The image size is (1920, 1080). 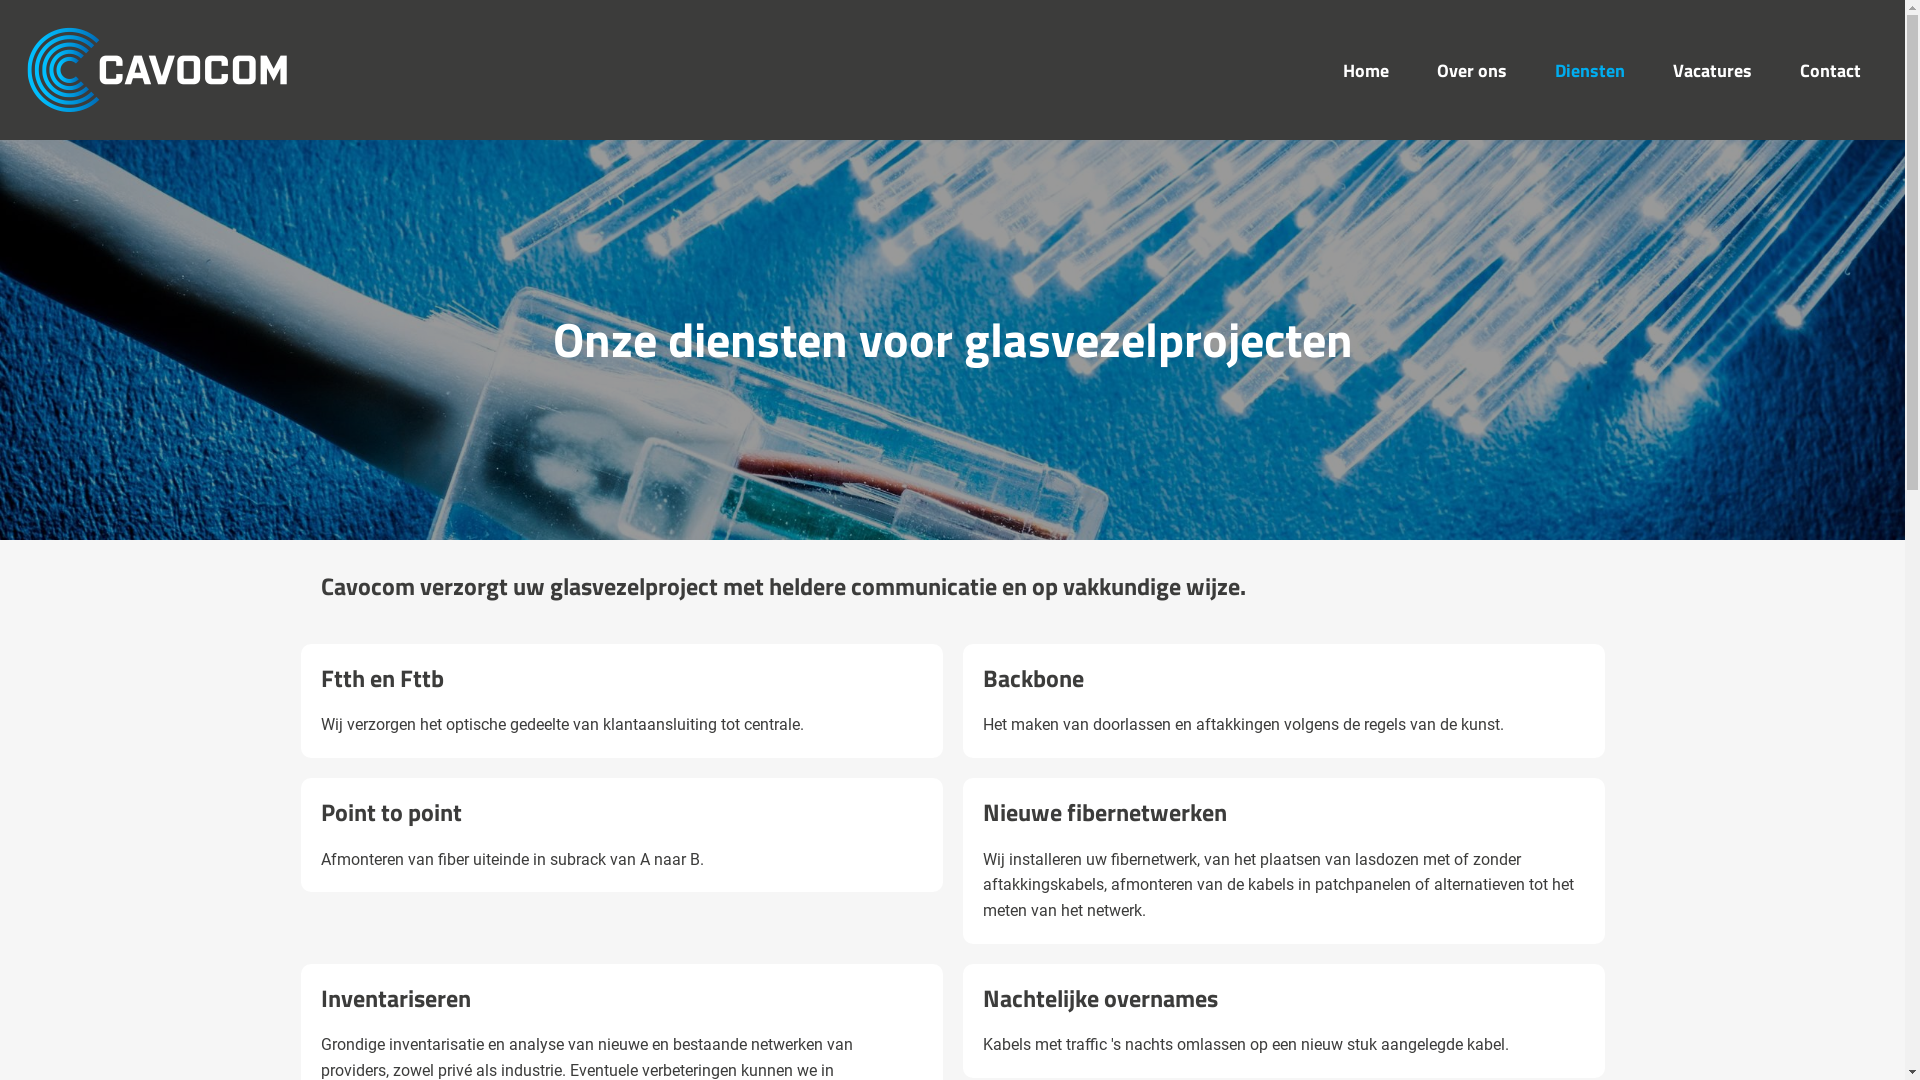 What do you see at coordinates (394, 998) in the screenshot?
I see `'Inventariseren'` at bounding box center [394, 998].